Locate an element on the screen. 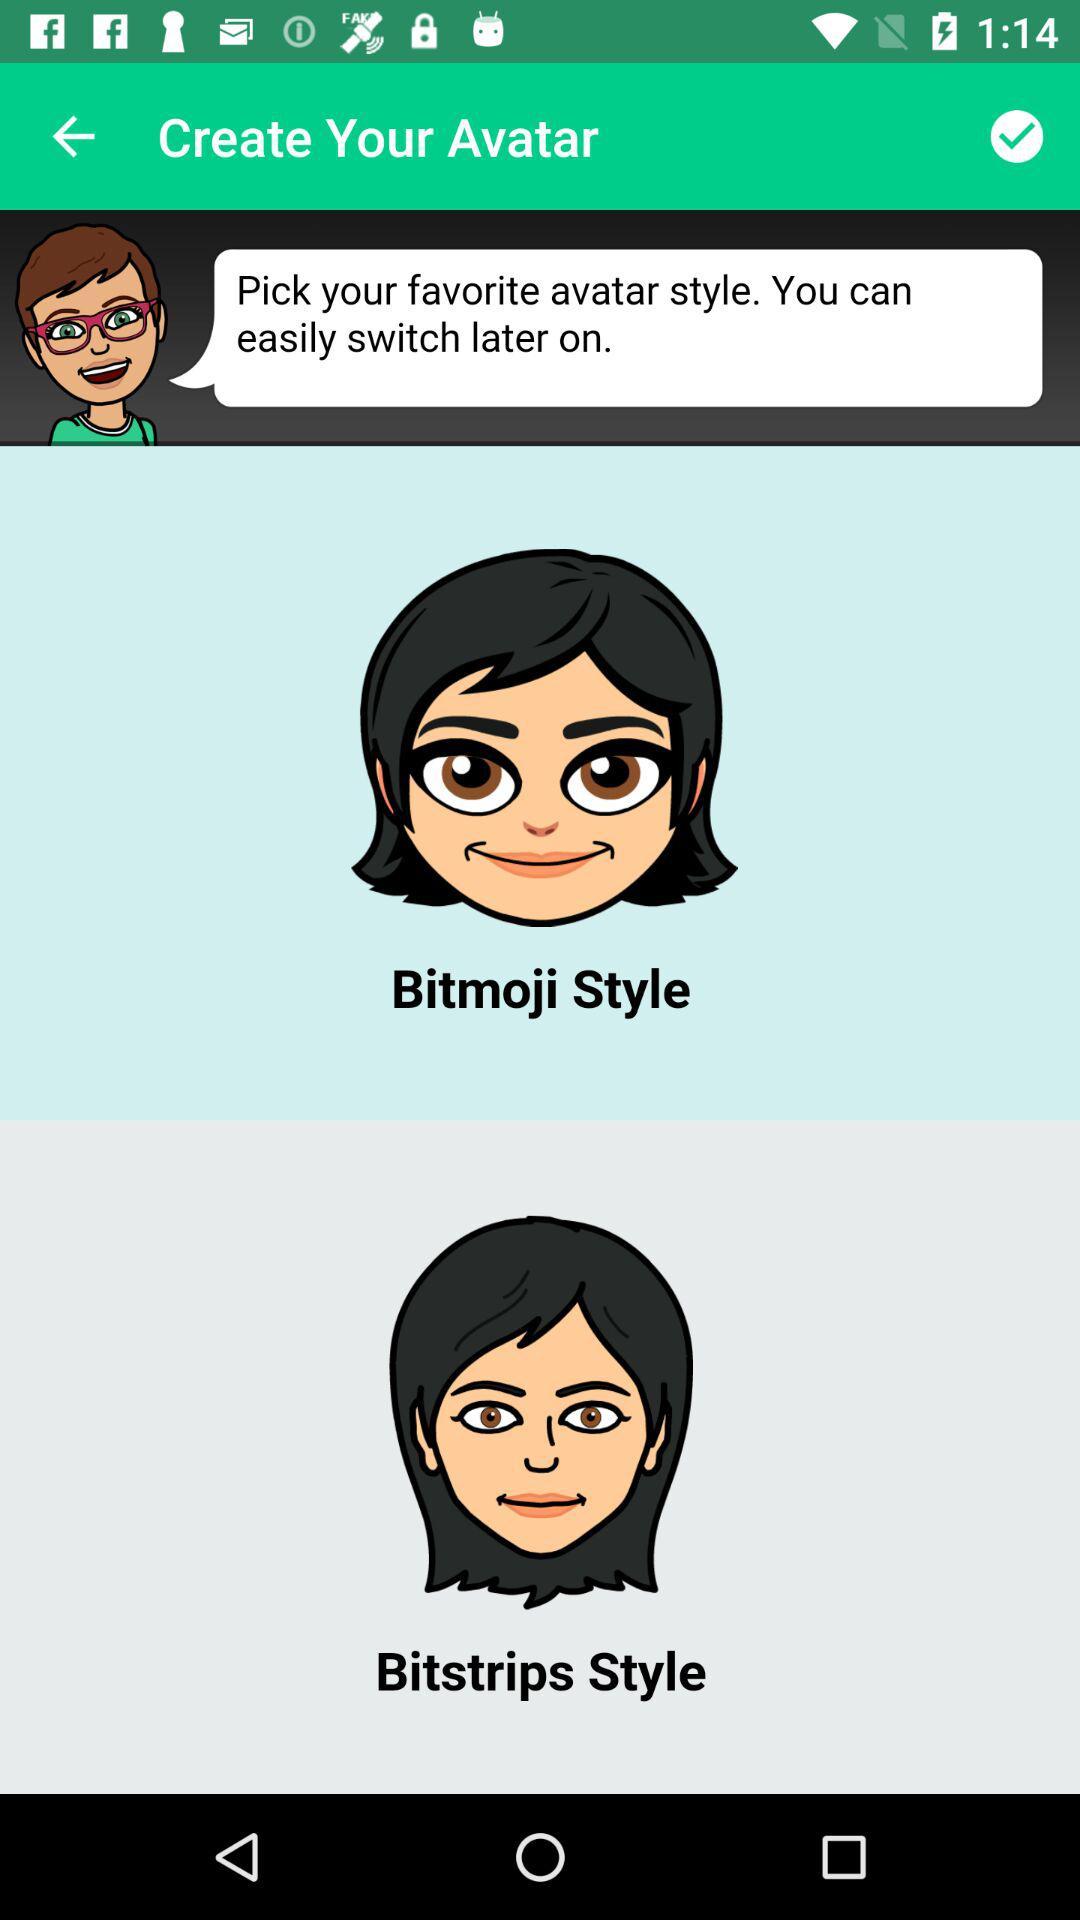  page is open is located at coordinates (540, 1002).